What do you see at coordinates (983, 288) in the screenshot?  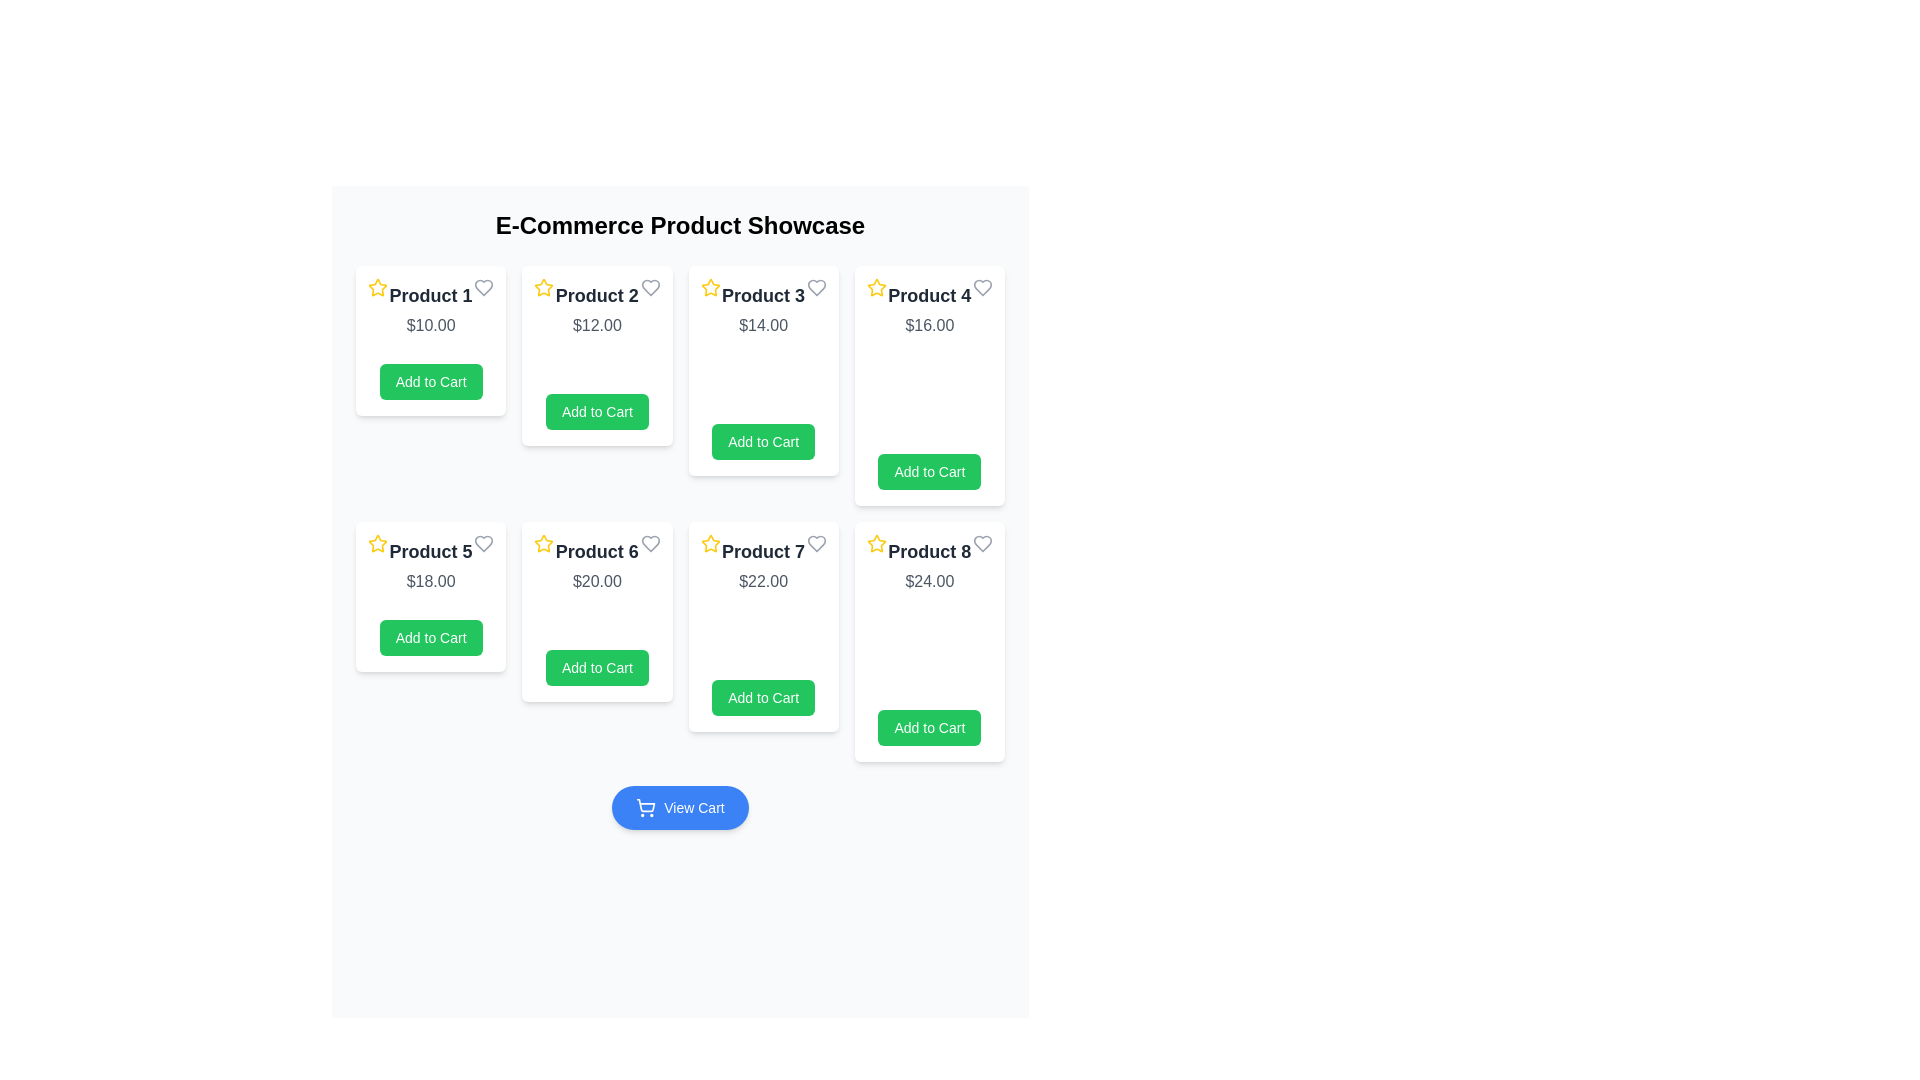 I see `the heart-shaped icon button located at the top-right corner of the product card labeled 'Product 4'` at bounding box center [983, 288].